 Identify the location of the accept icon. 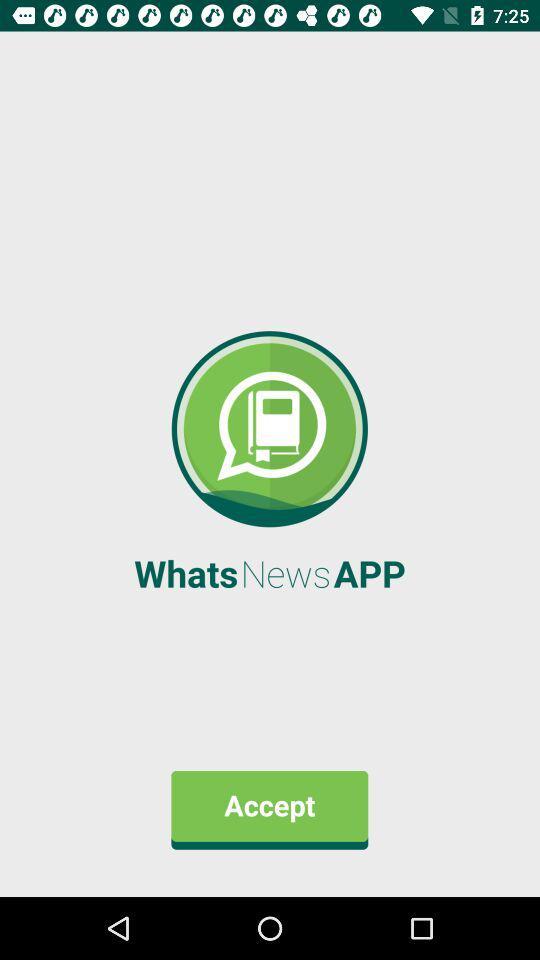
(269, 810).